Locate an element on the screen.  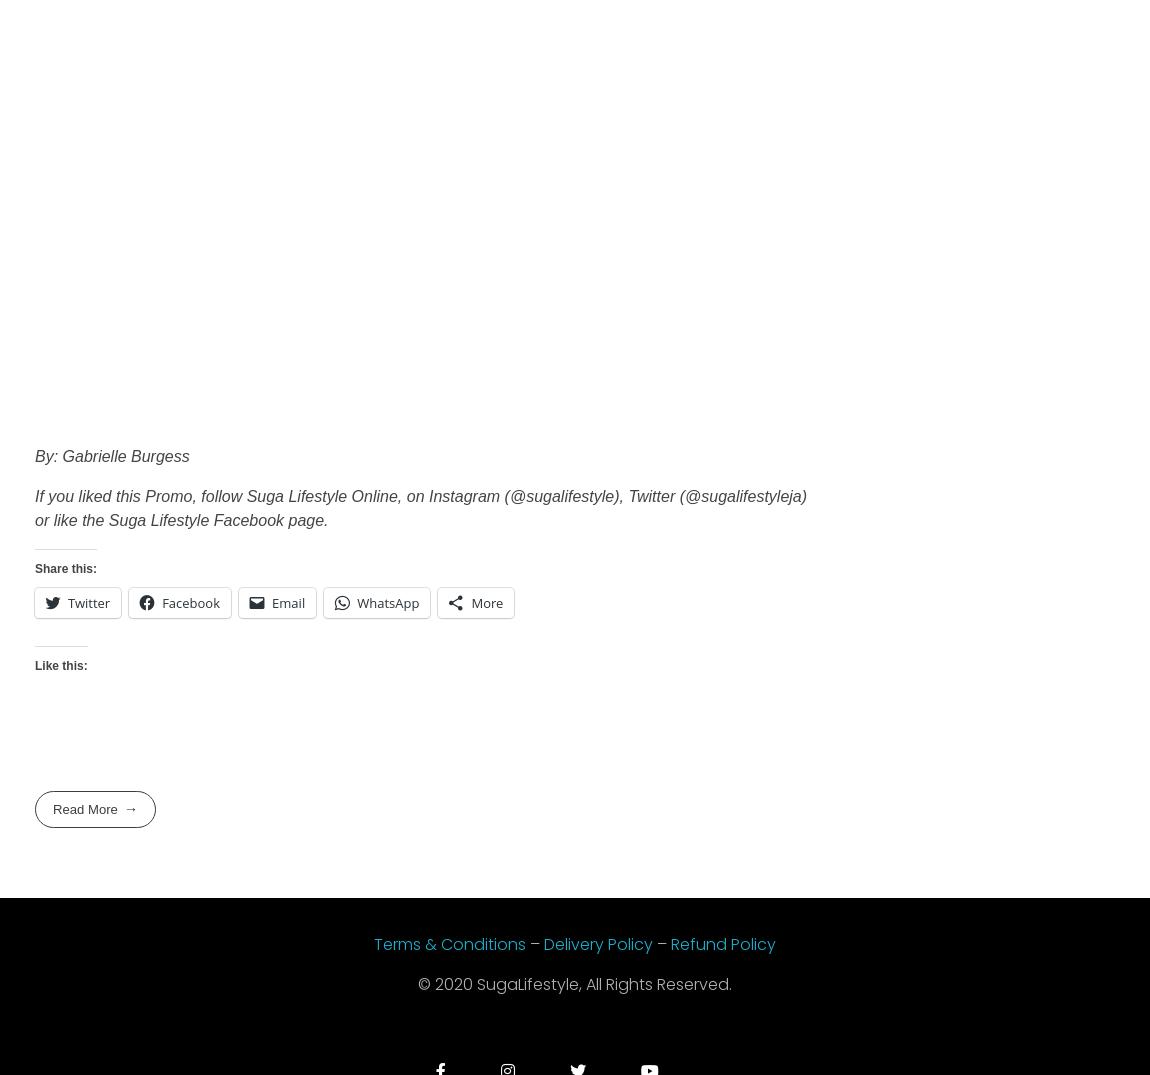
'If you liked this Promo, follow Suga Lifestyle Online, on Instagram (@sugalifestyle), Twitter (@sugalifestyleja) or like the Suga Lifestyle Facebook page.' is located at coordinates (421, 506).